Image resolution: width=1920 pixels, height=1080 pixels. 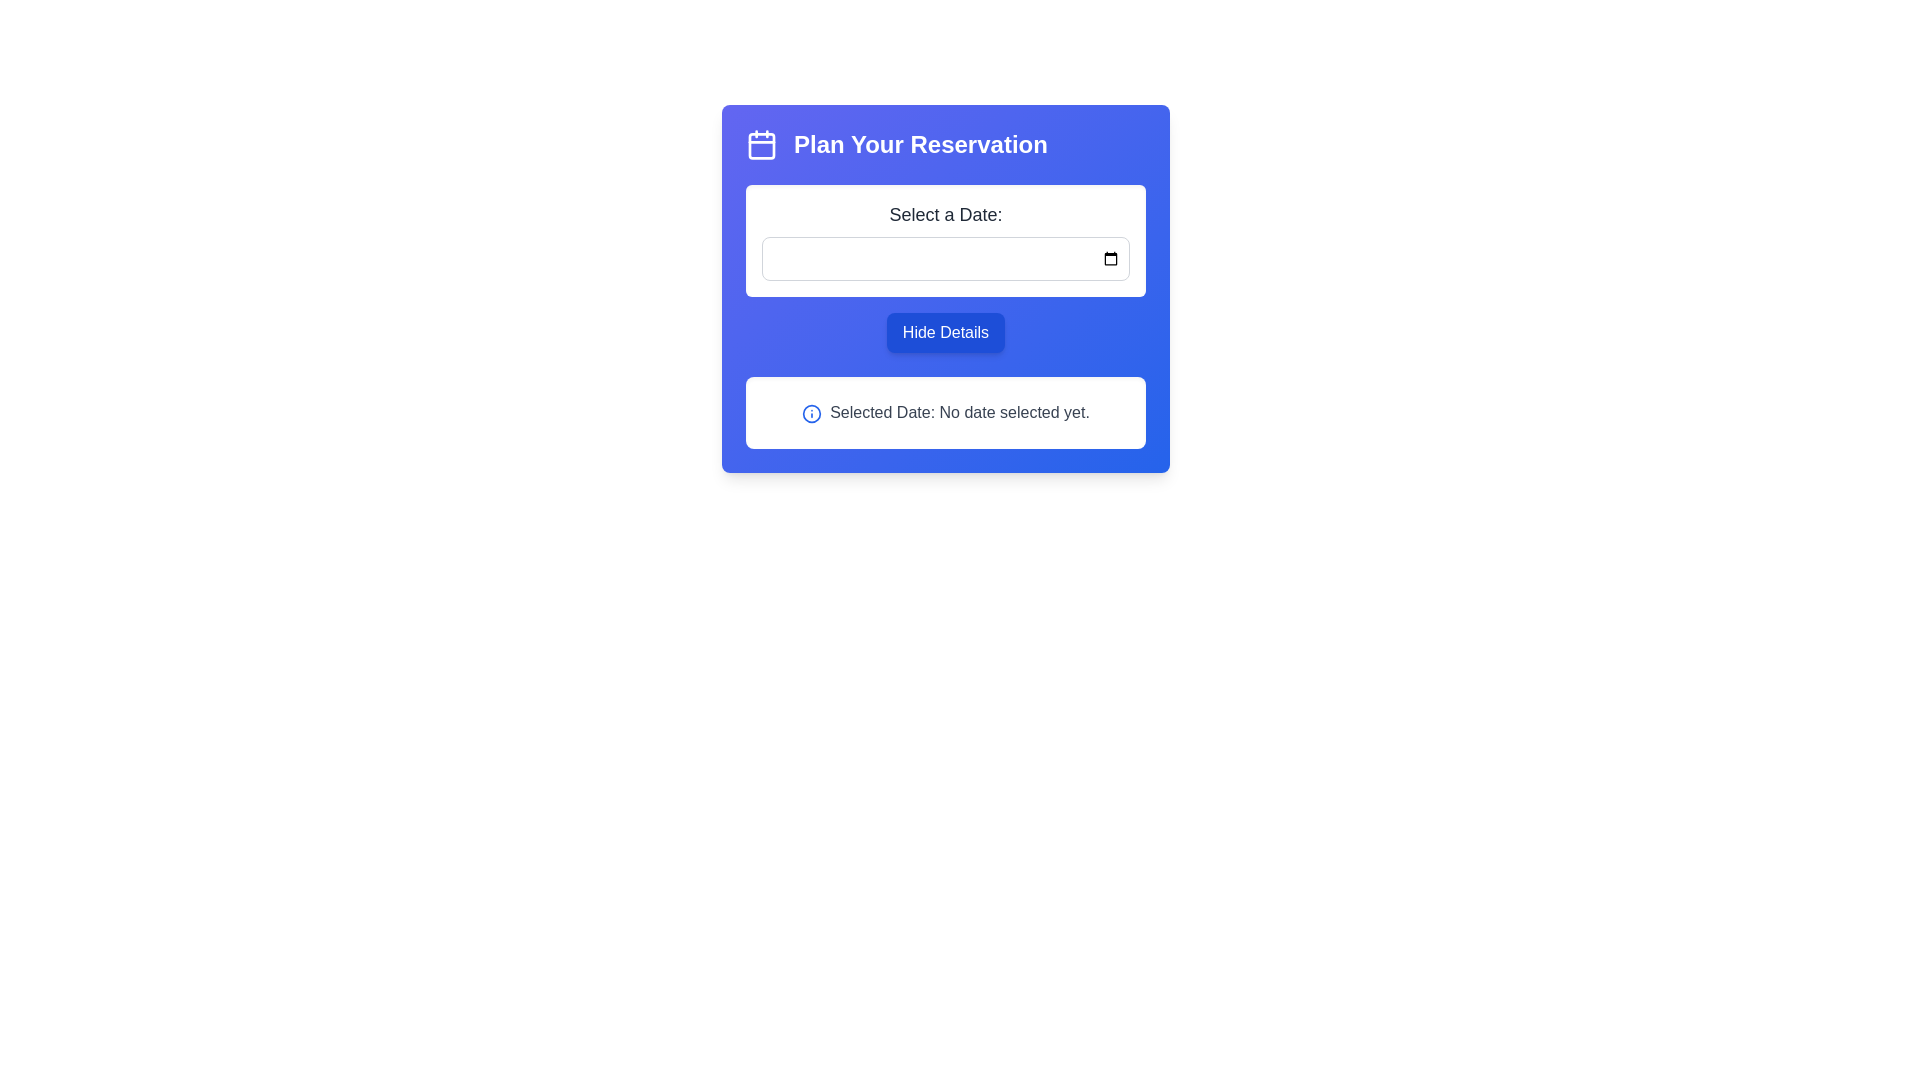 What do you see at coordinates (761, 145) in the screenshot?
I see `the central rectangular shape with rounded corners, styled in purple, located within the calendar icon at the top-left corner of the 'Plan Your Reservation' section` at bounding box center [761, 145].